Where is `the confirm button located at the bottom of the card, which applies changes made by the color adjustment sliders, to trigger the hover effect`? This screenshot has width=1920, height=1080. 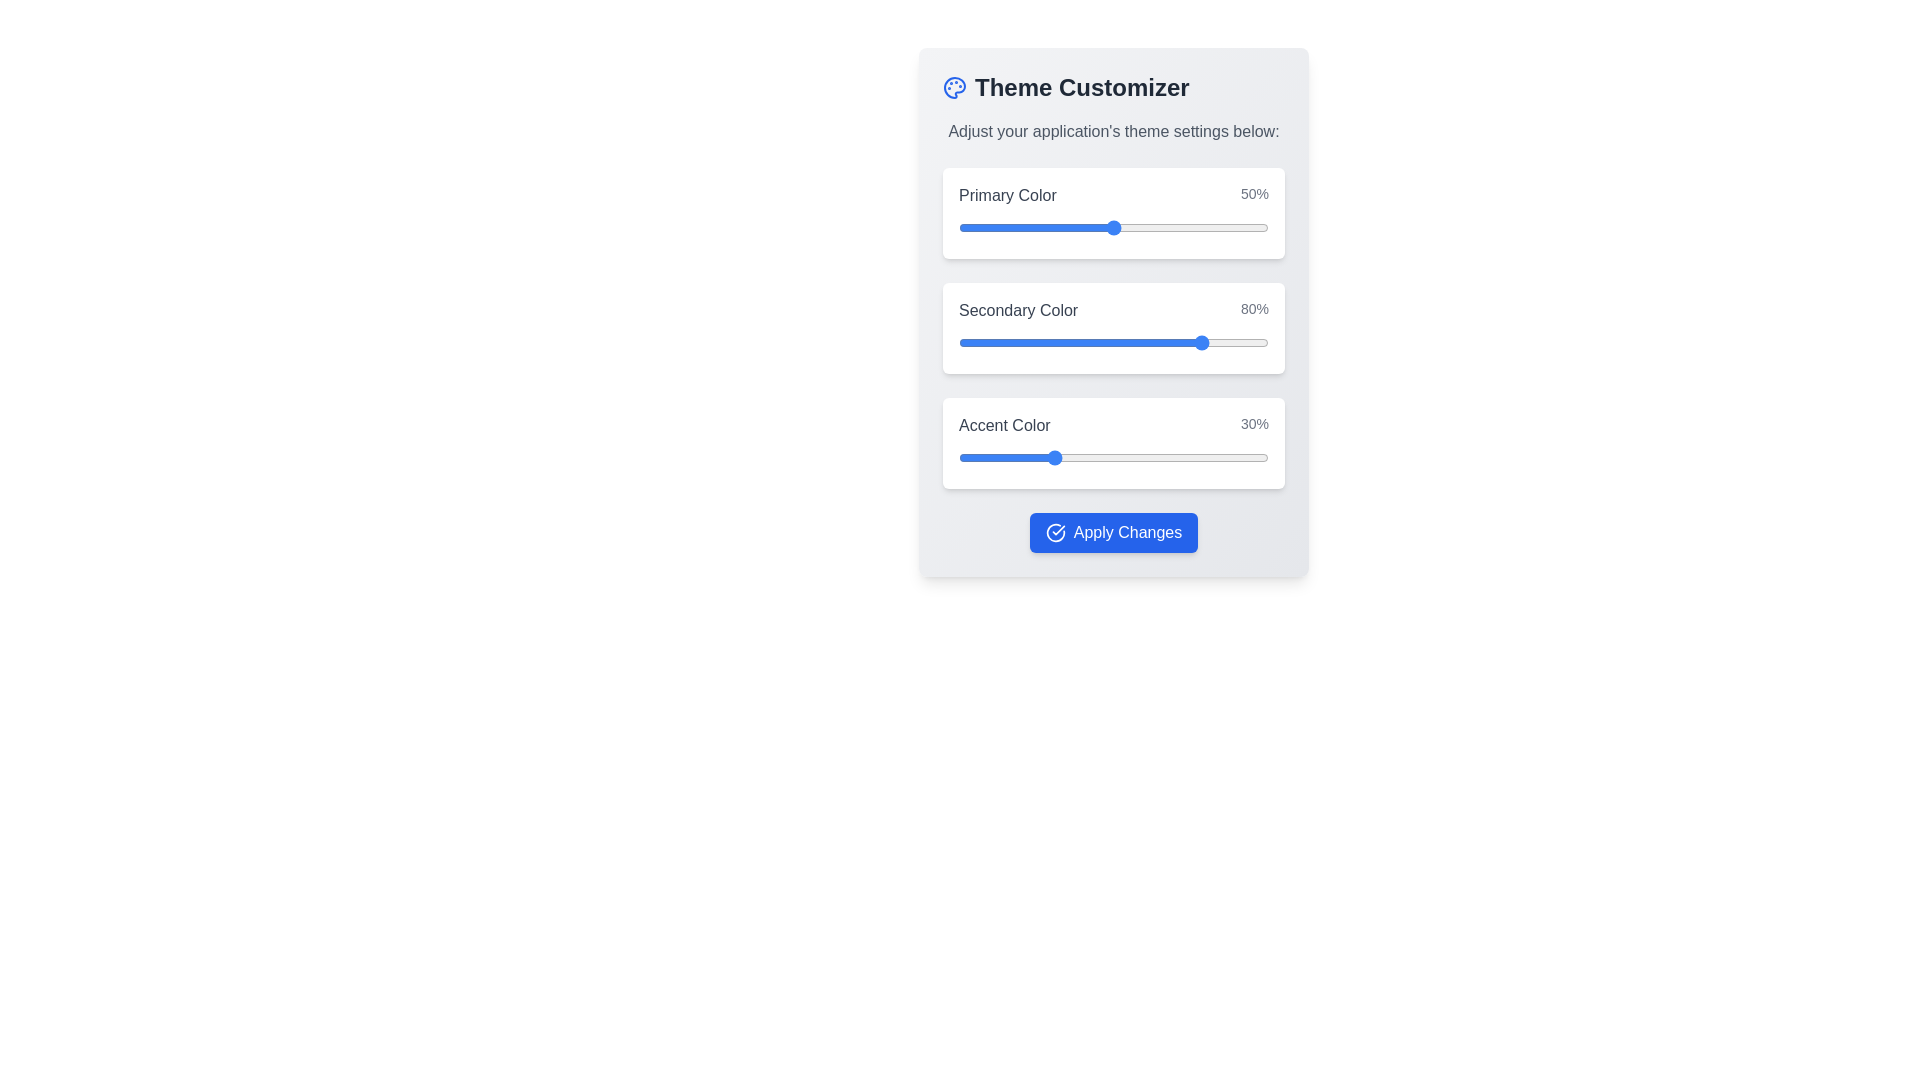
the confirm button located at the bottom of the card, which applies changes made by the color adjustment sliders, to trigger the hover effect is located at coordinates (1112, 531).